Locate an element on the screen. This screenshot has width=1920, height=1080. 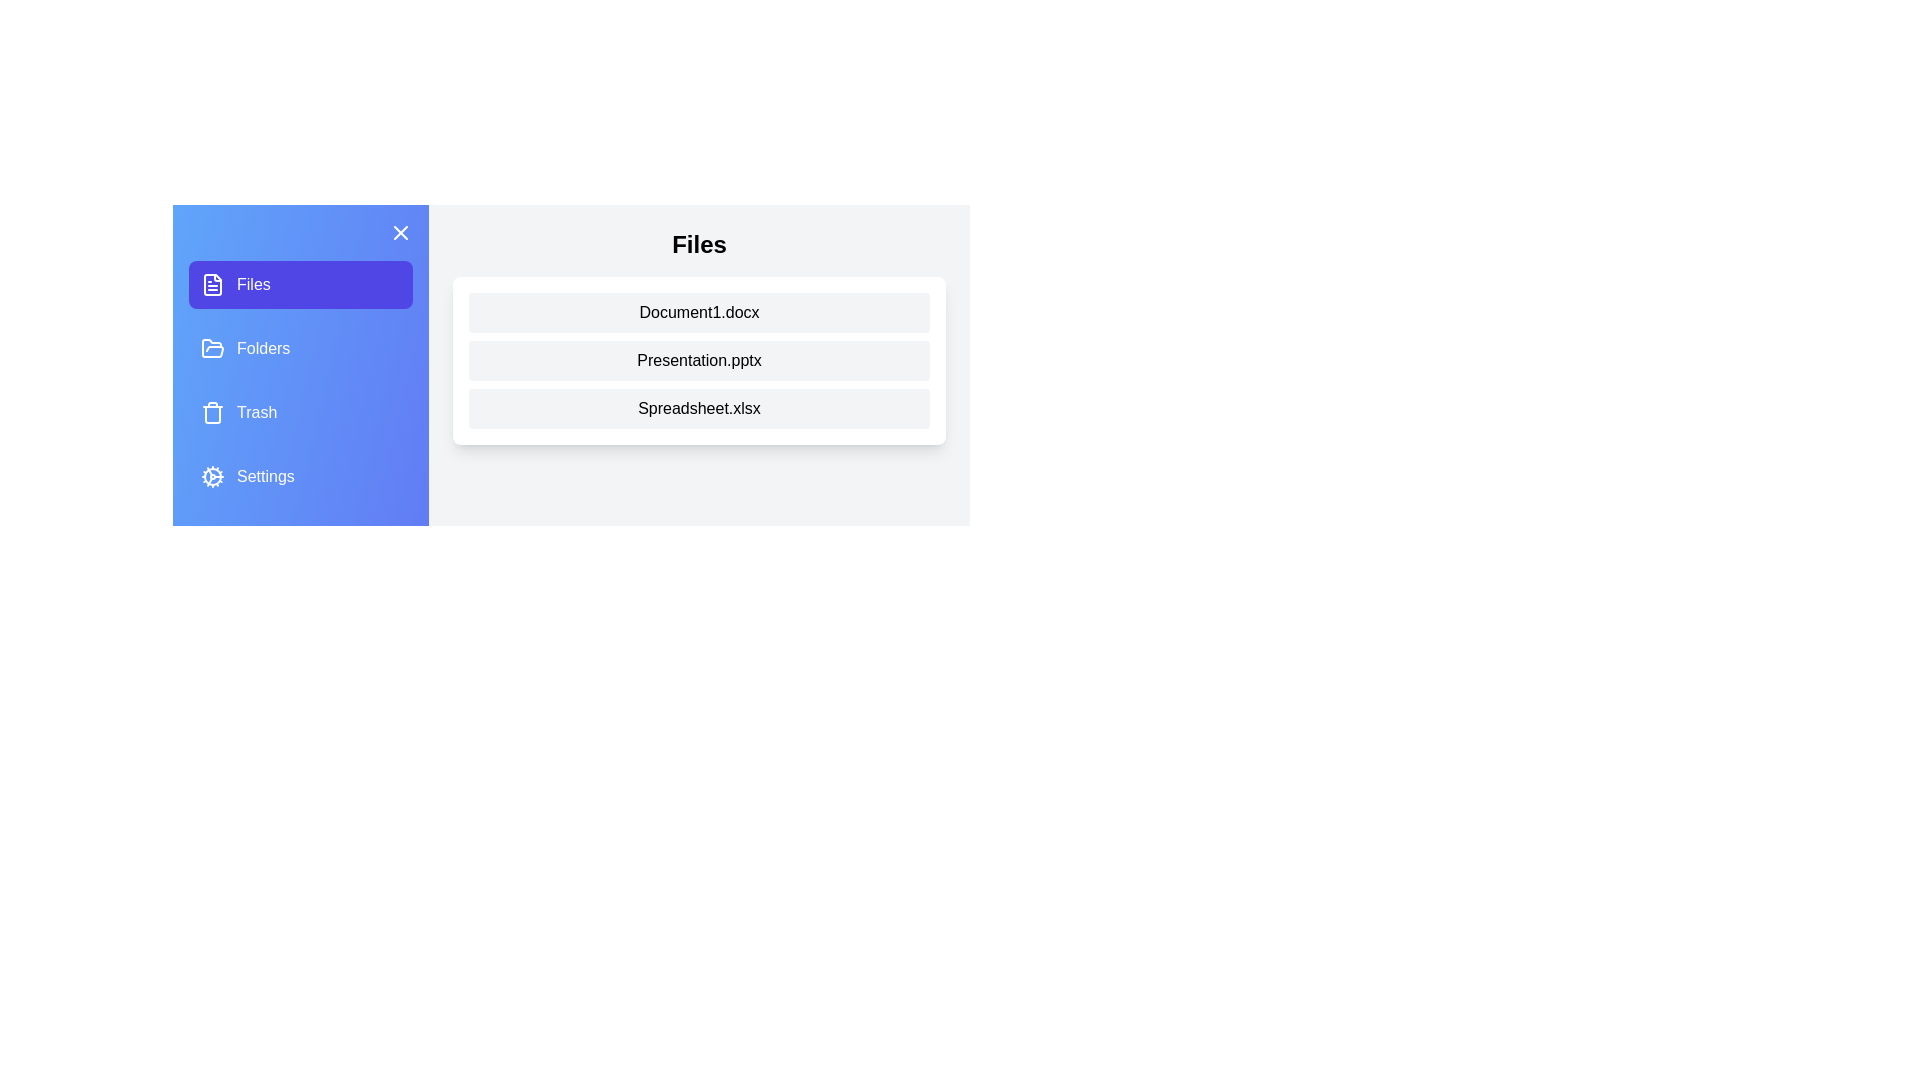
the toggle button to open or close the drawer is located at coordinates (400, 231).